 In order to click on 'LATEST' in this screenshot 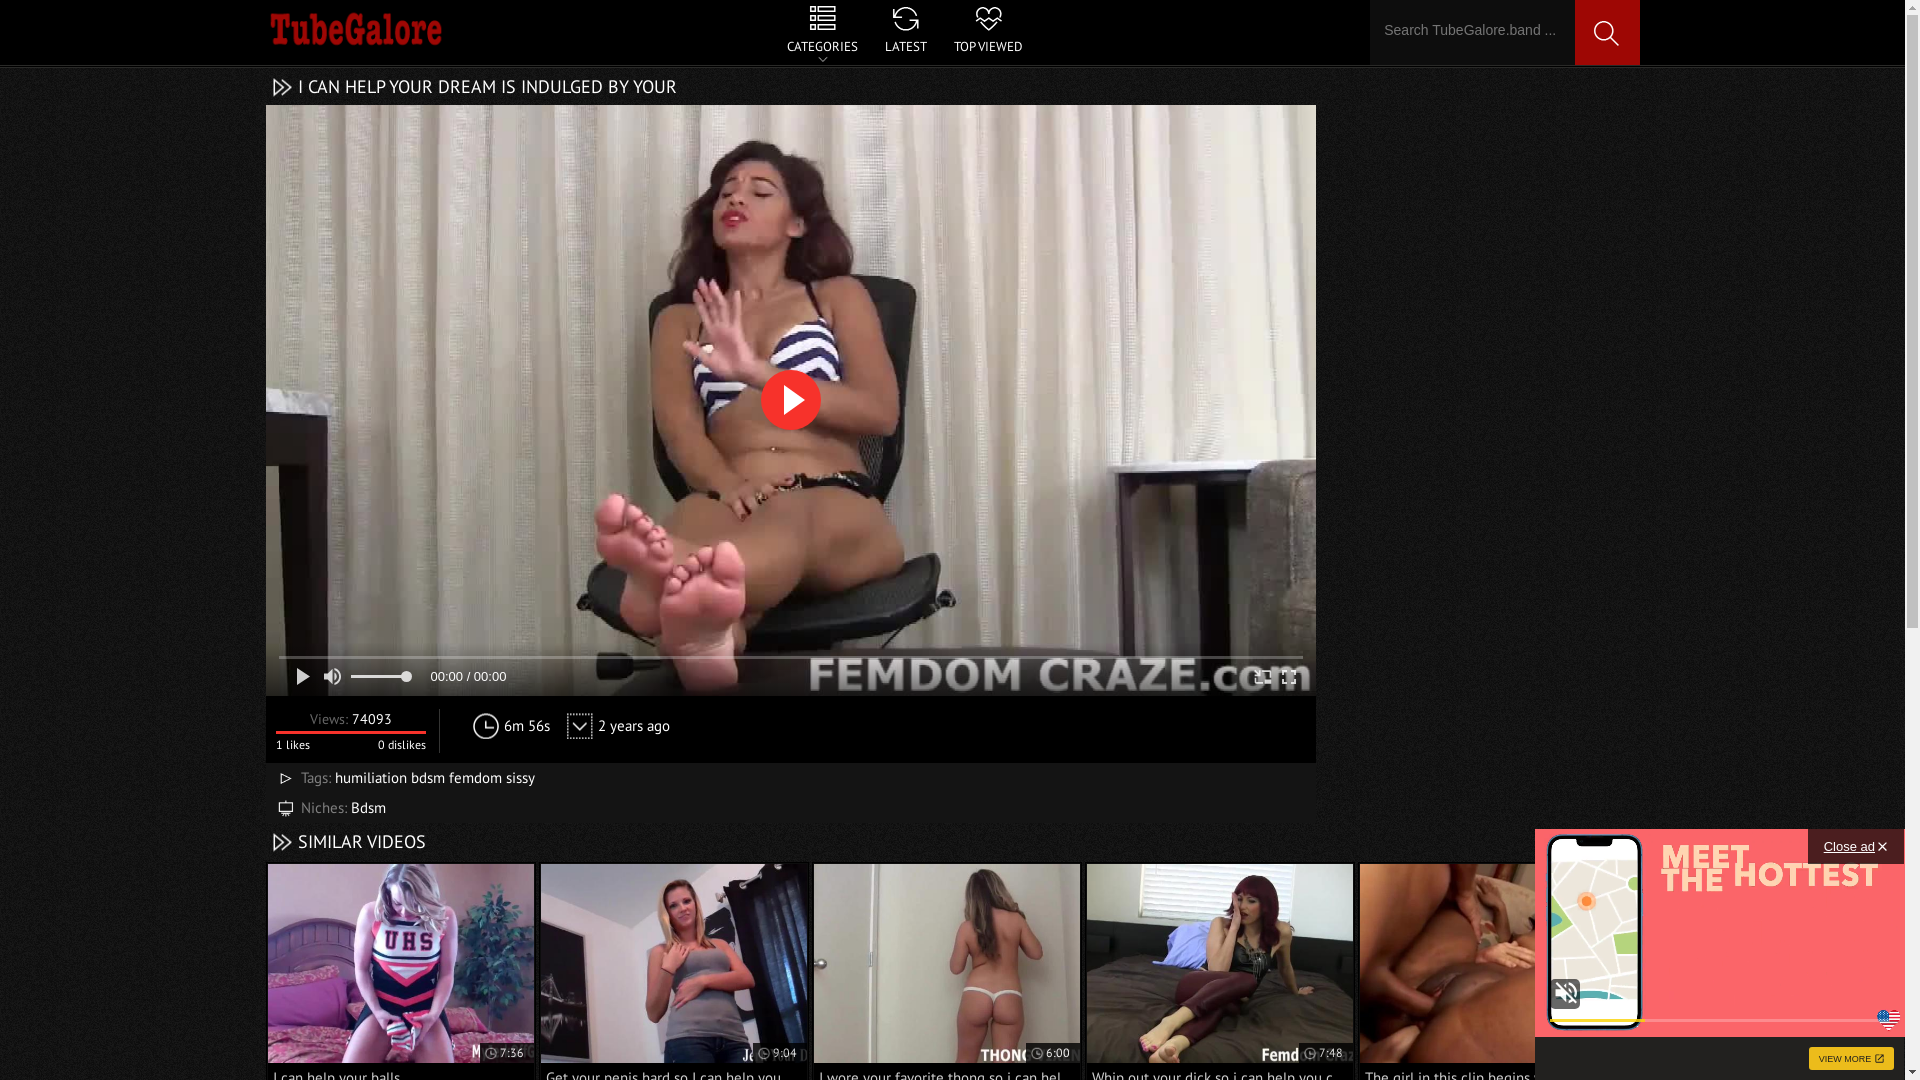, I will do `click(905, 32)`.